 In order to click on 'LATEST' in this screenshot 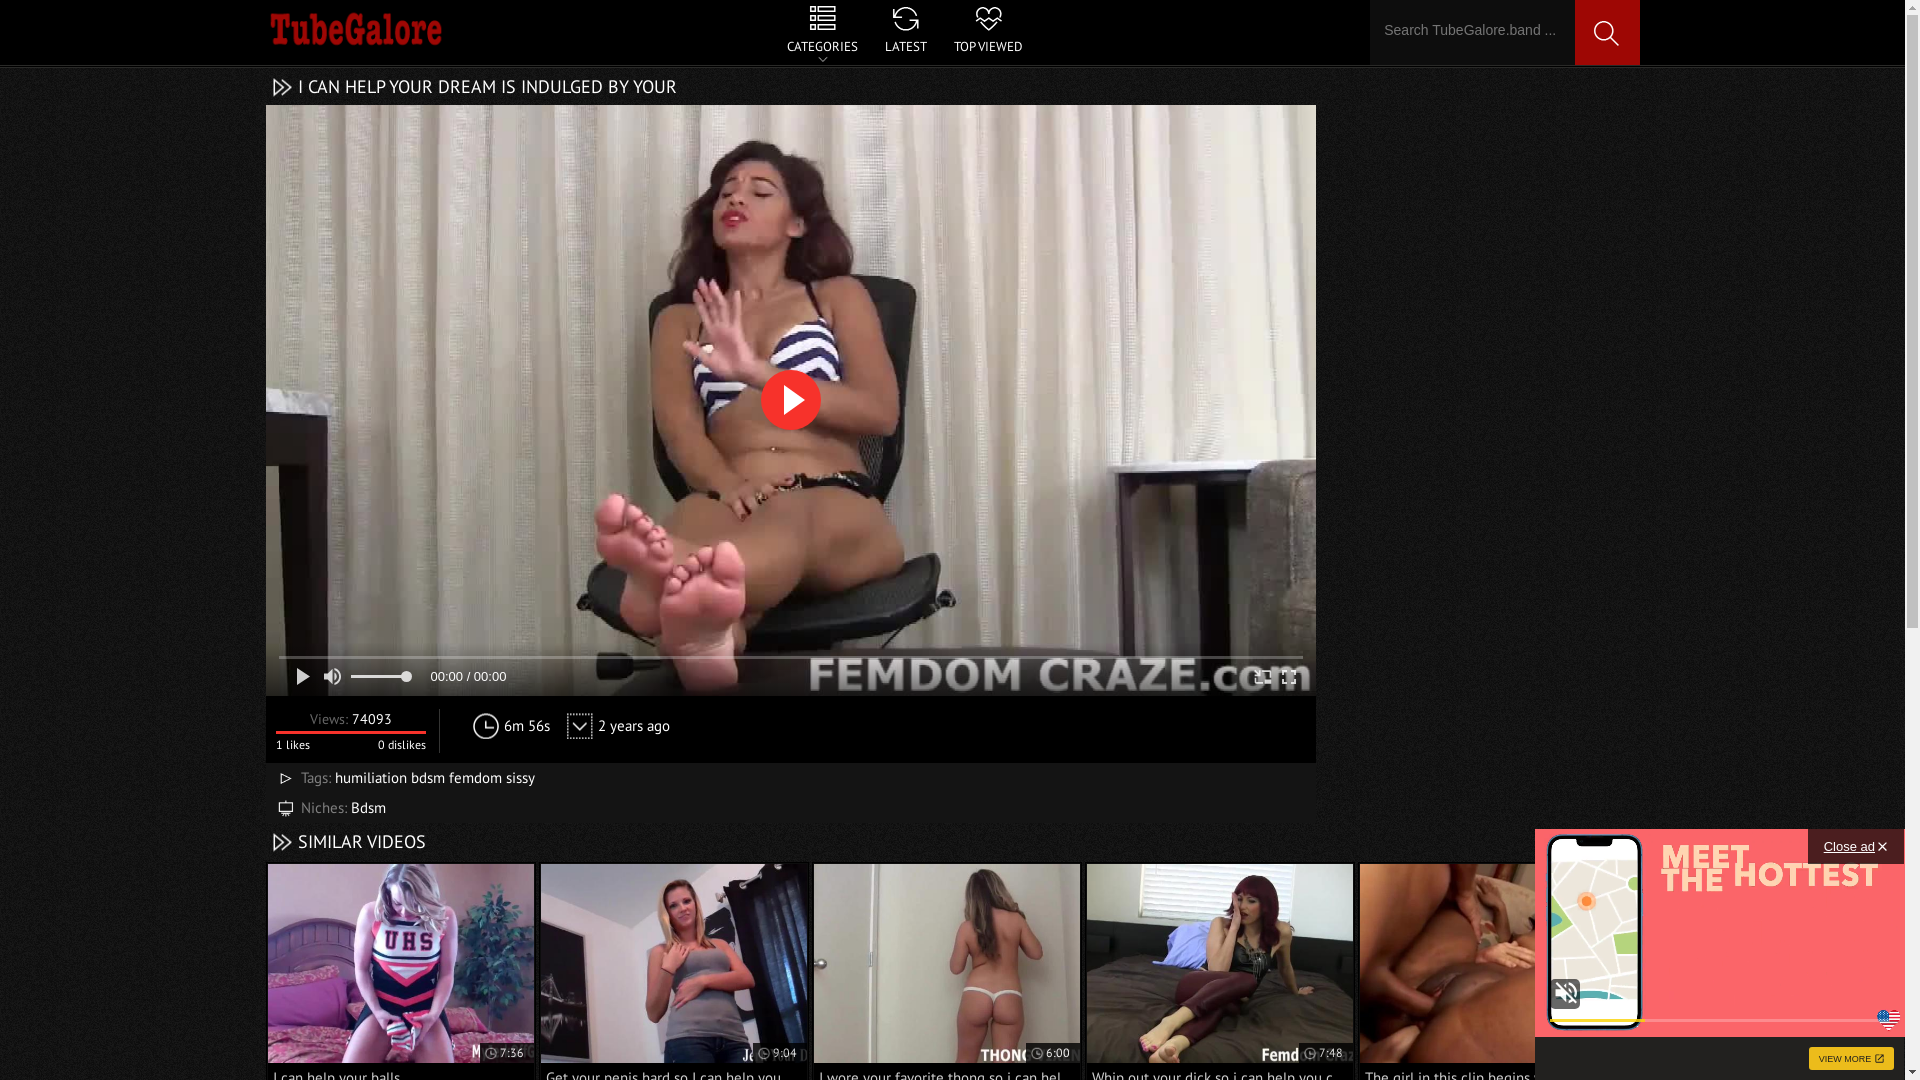, I will do `click(905, 32)`.